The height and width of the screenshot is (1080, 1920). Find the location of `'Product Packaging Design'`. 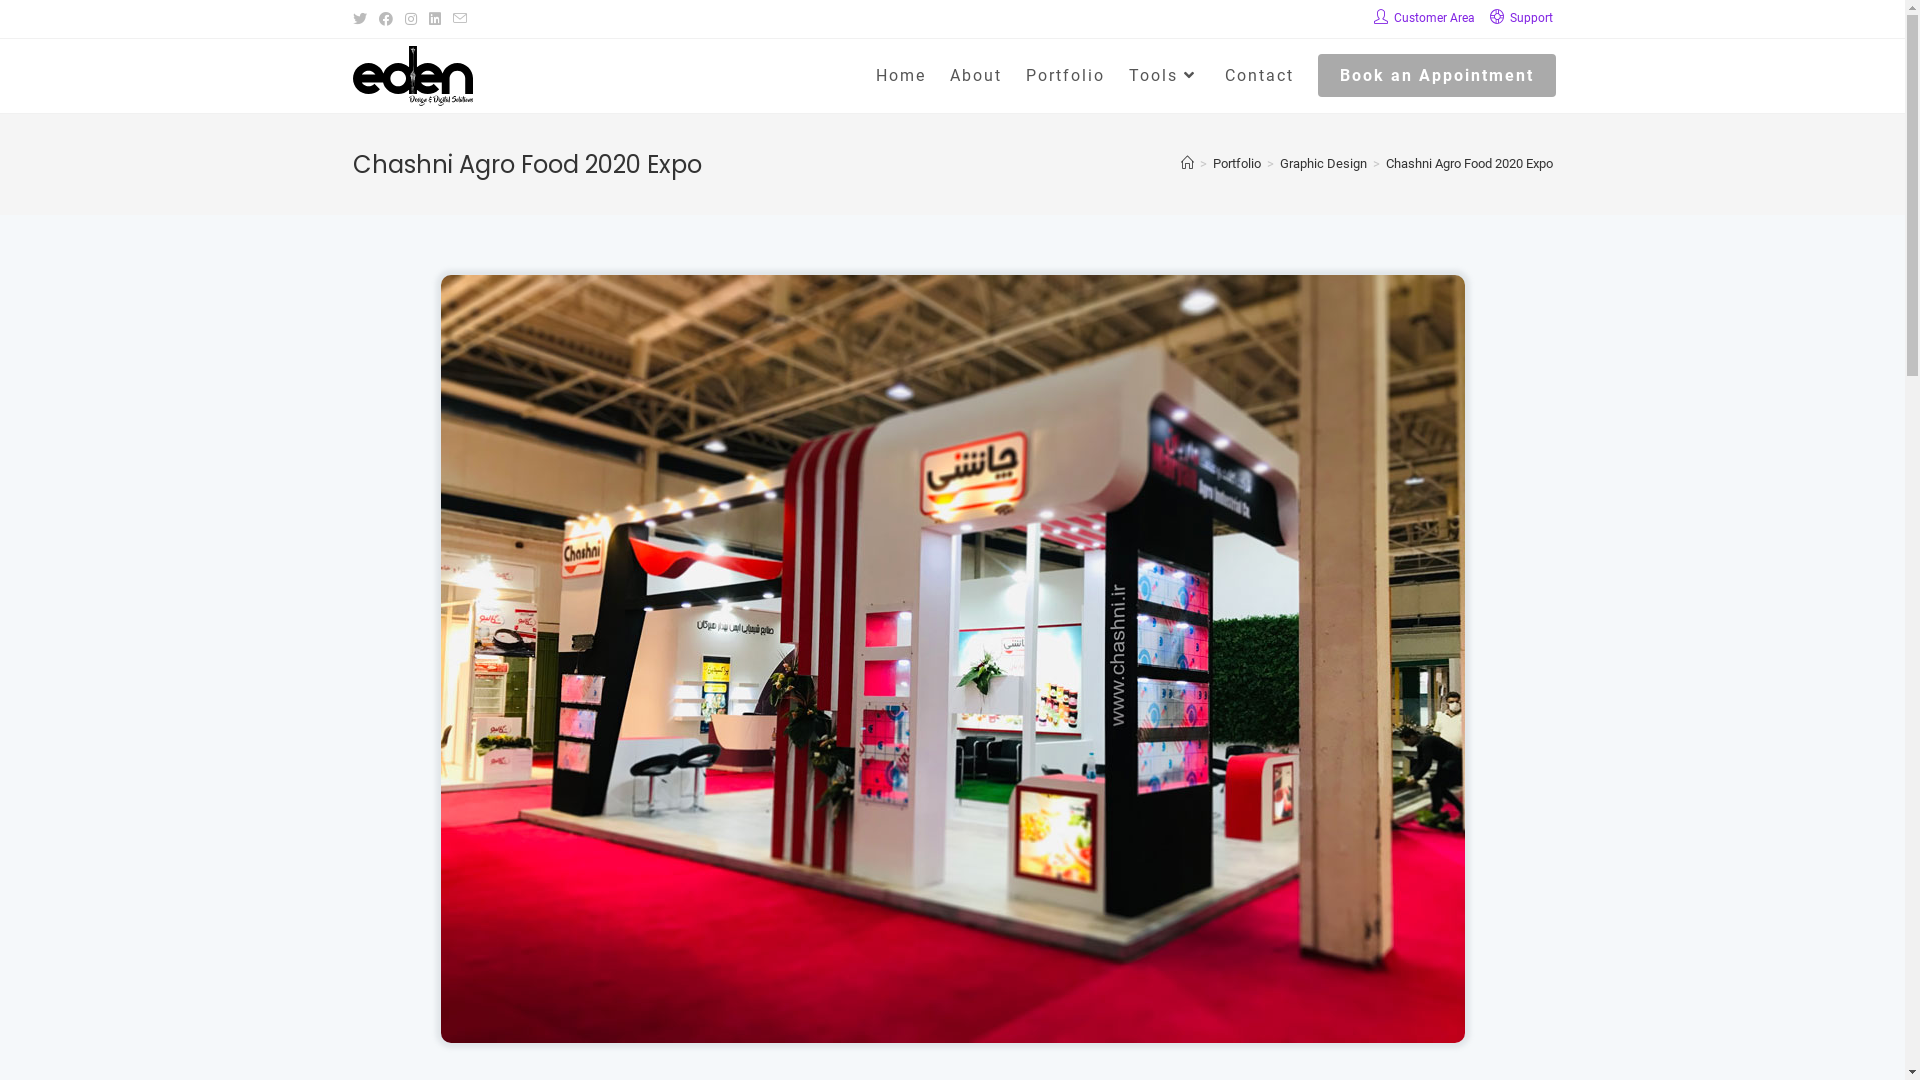

'Product Packaging Design' is located at coordinates (802, 804).